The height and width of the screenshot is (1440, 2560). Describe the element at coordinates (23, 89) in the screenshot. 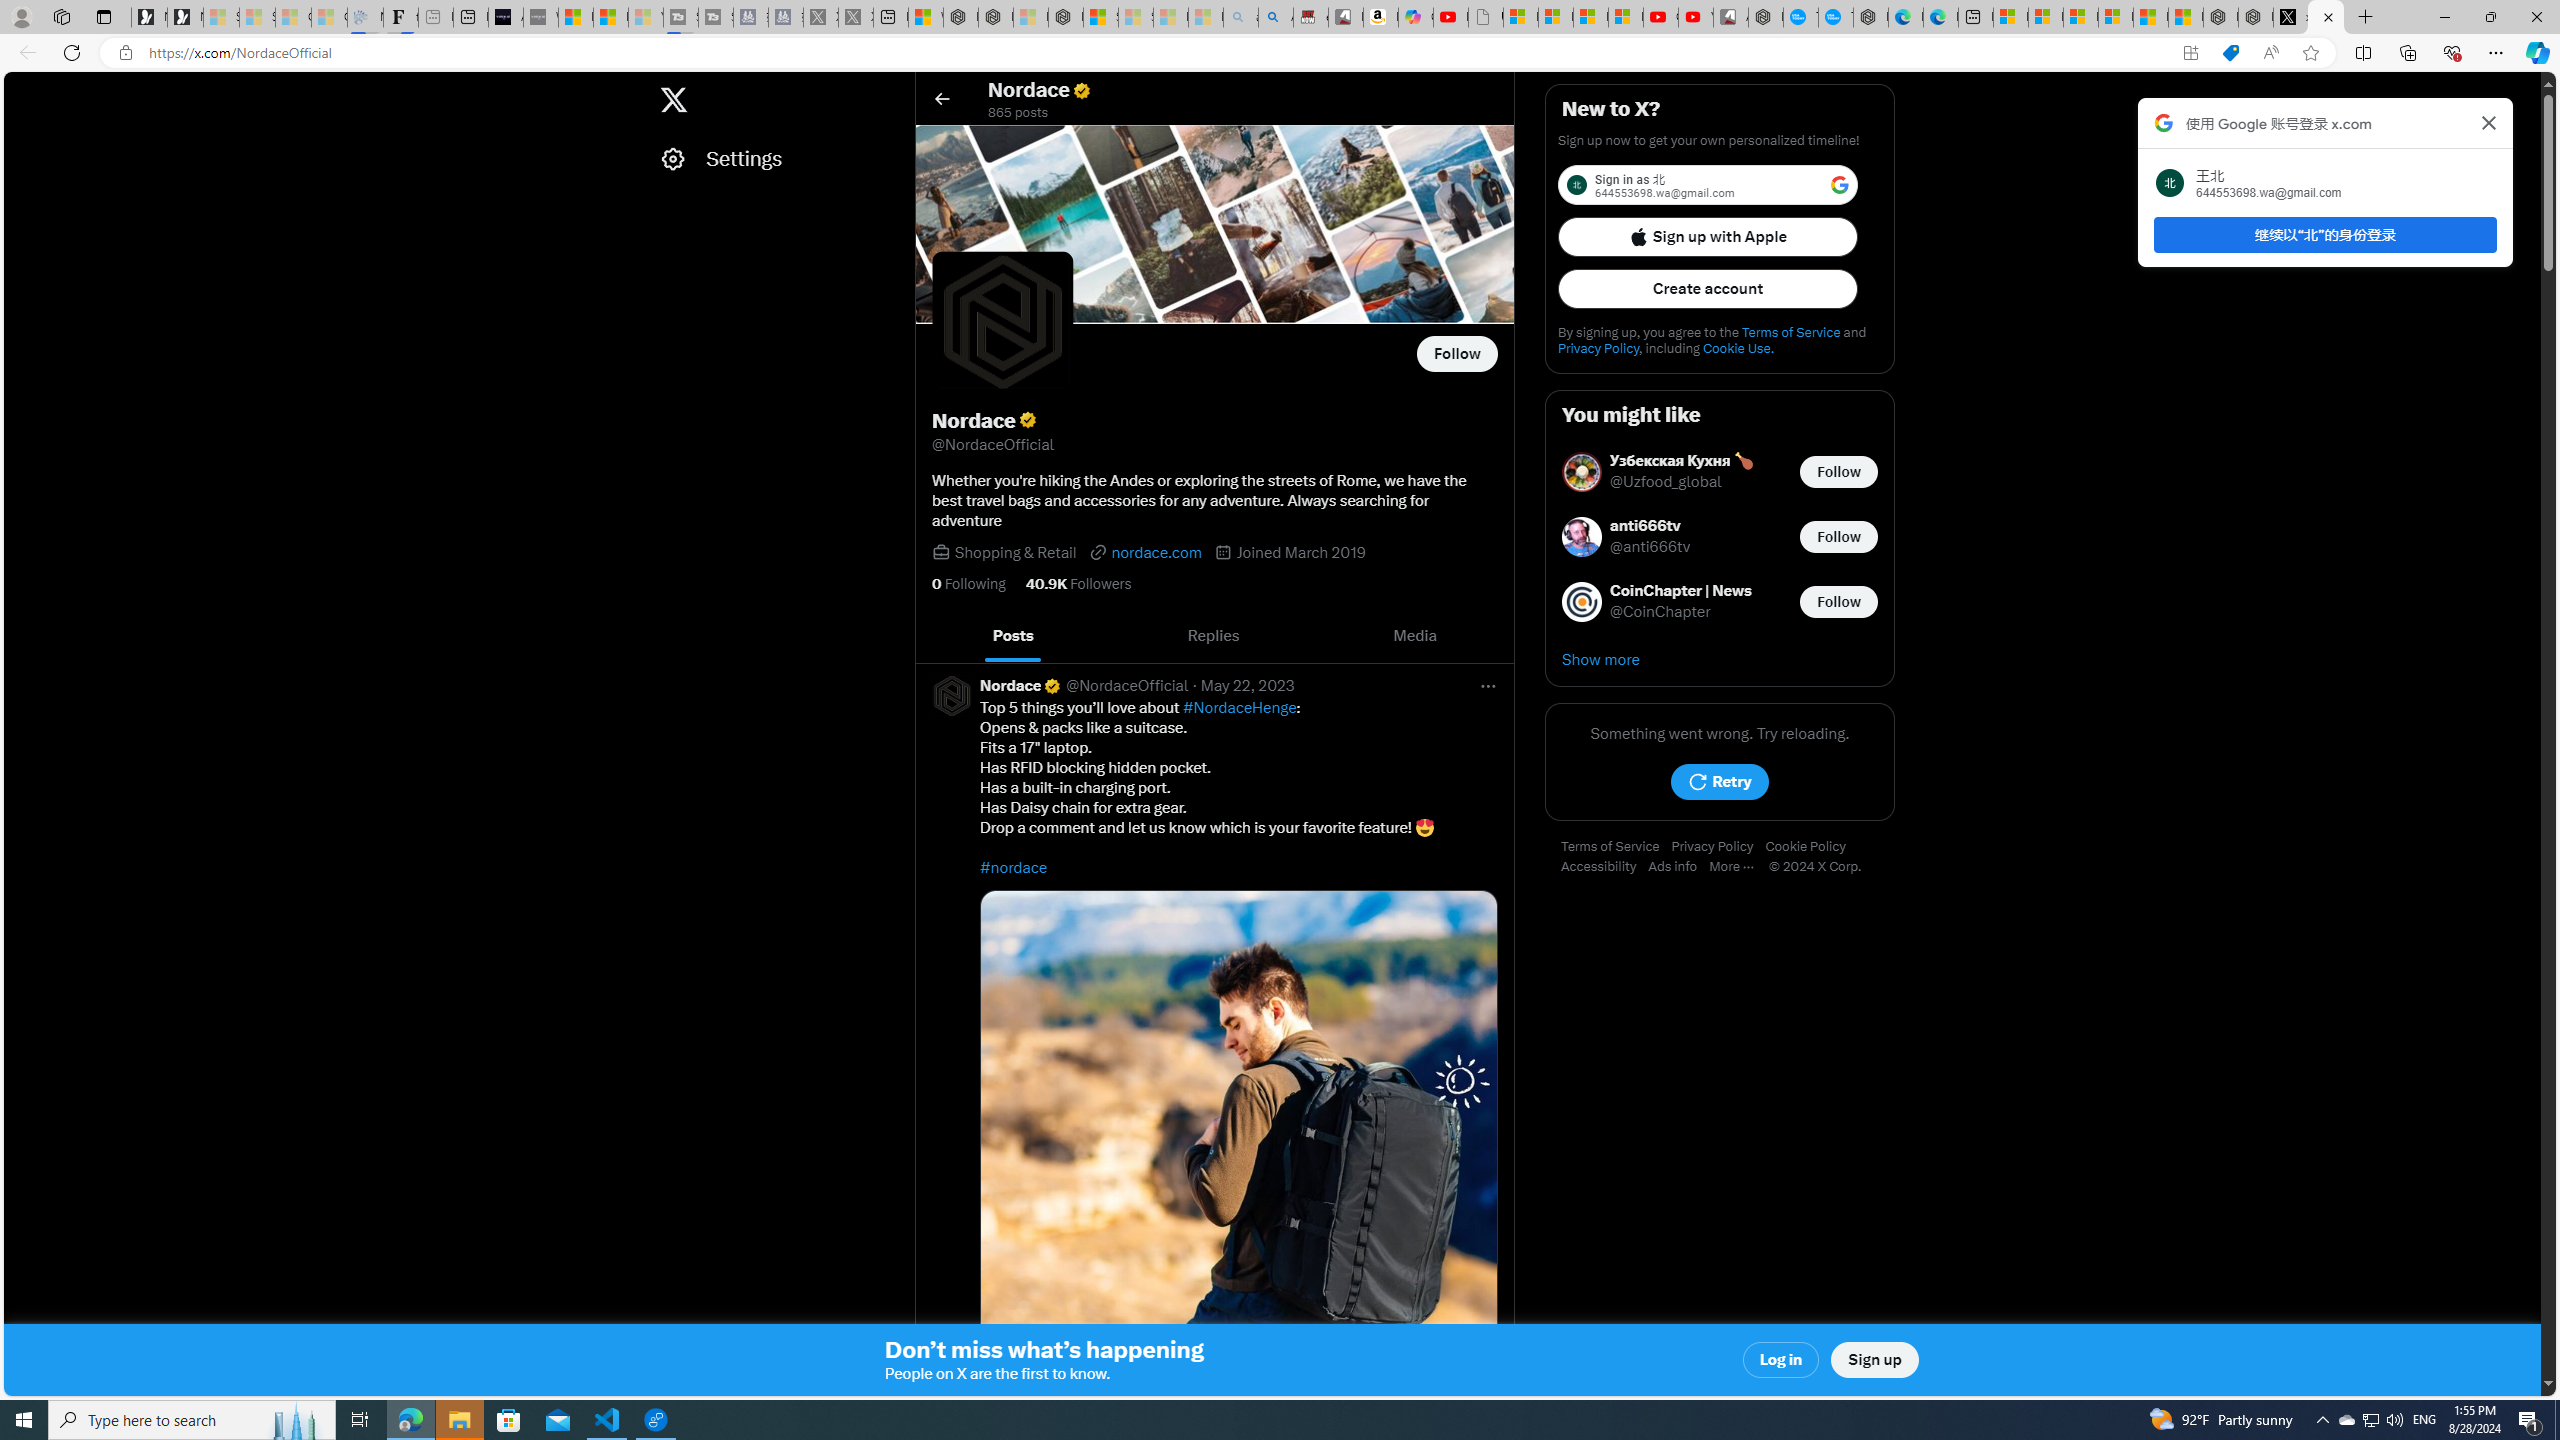

I see `'Skip to home timeline'` at that location.